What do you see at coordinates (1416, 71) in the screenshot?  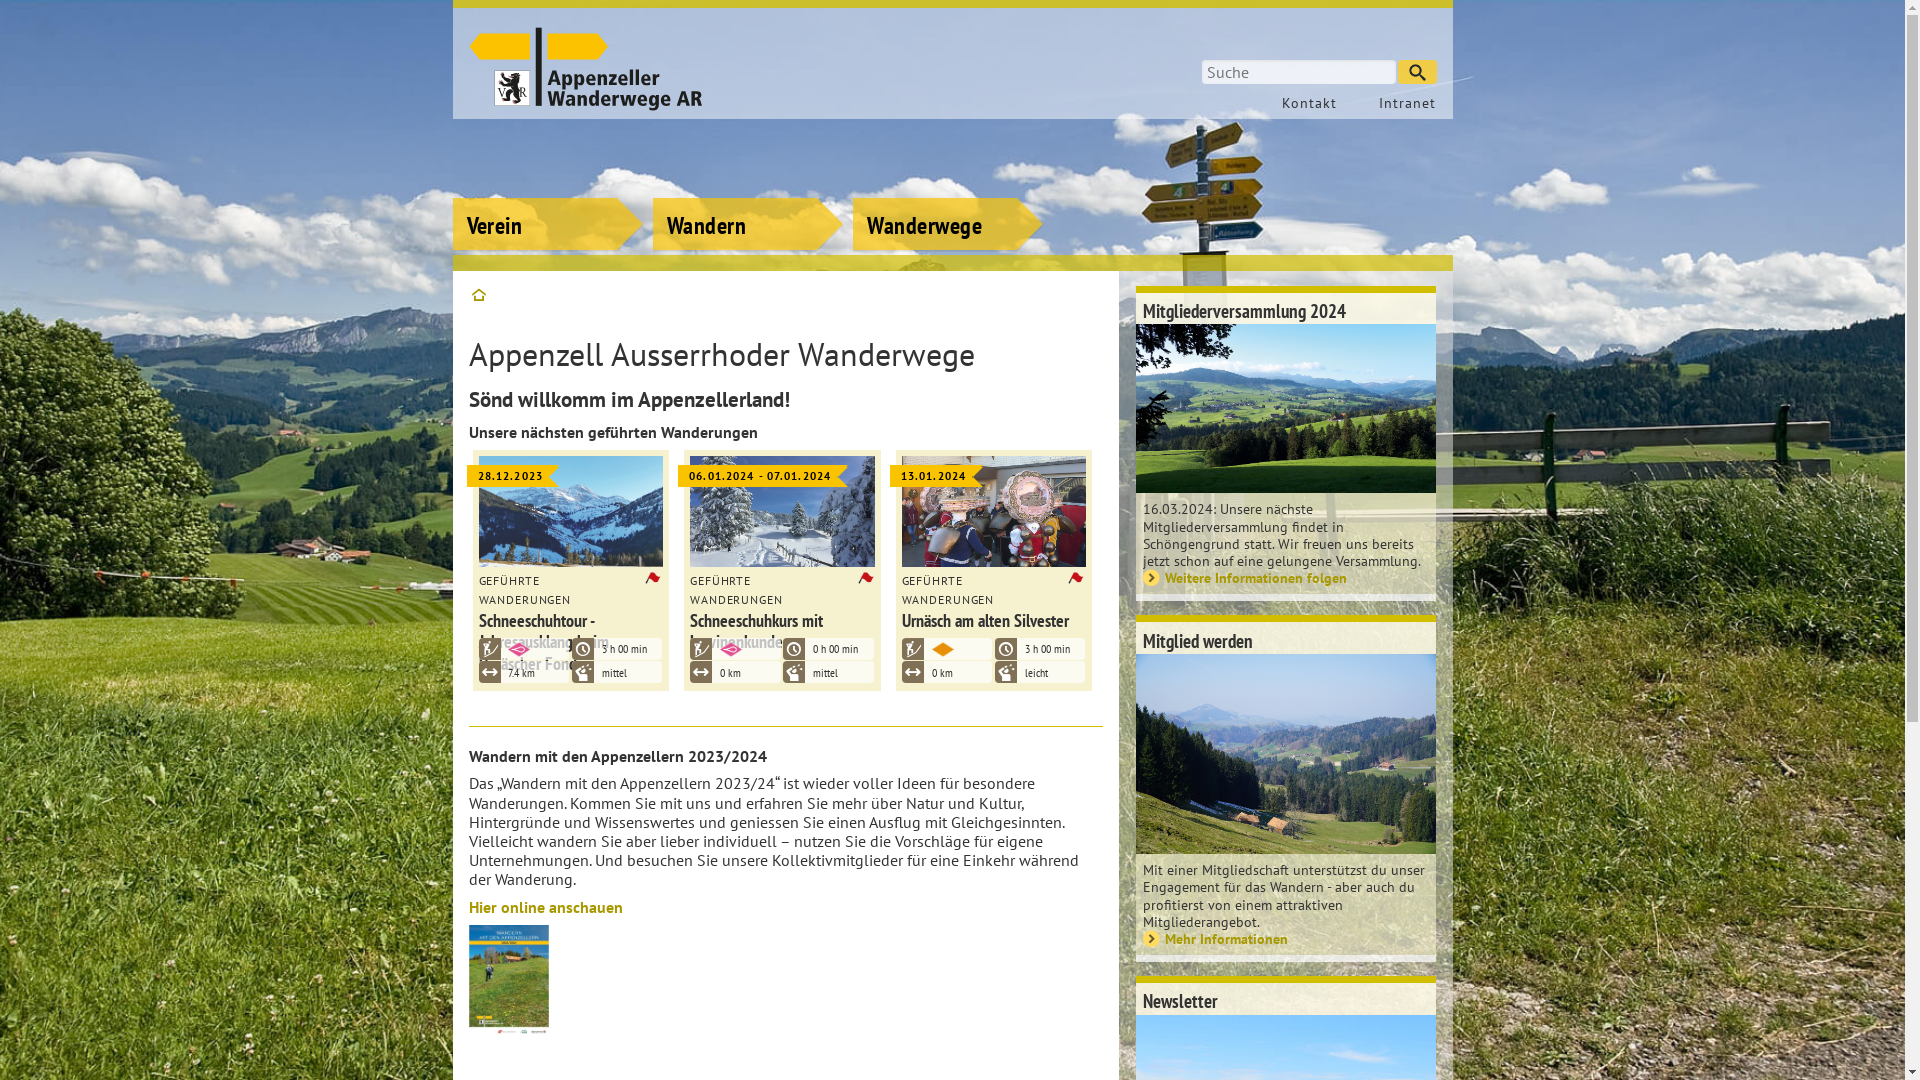 I see `'Suchen'` at bounding box center [1416, 71].